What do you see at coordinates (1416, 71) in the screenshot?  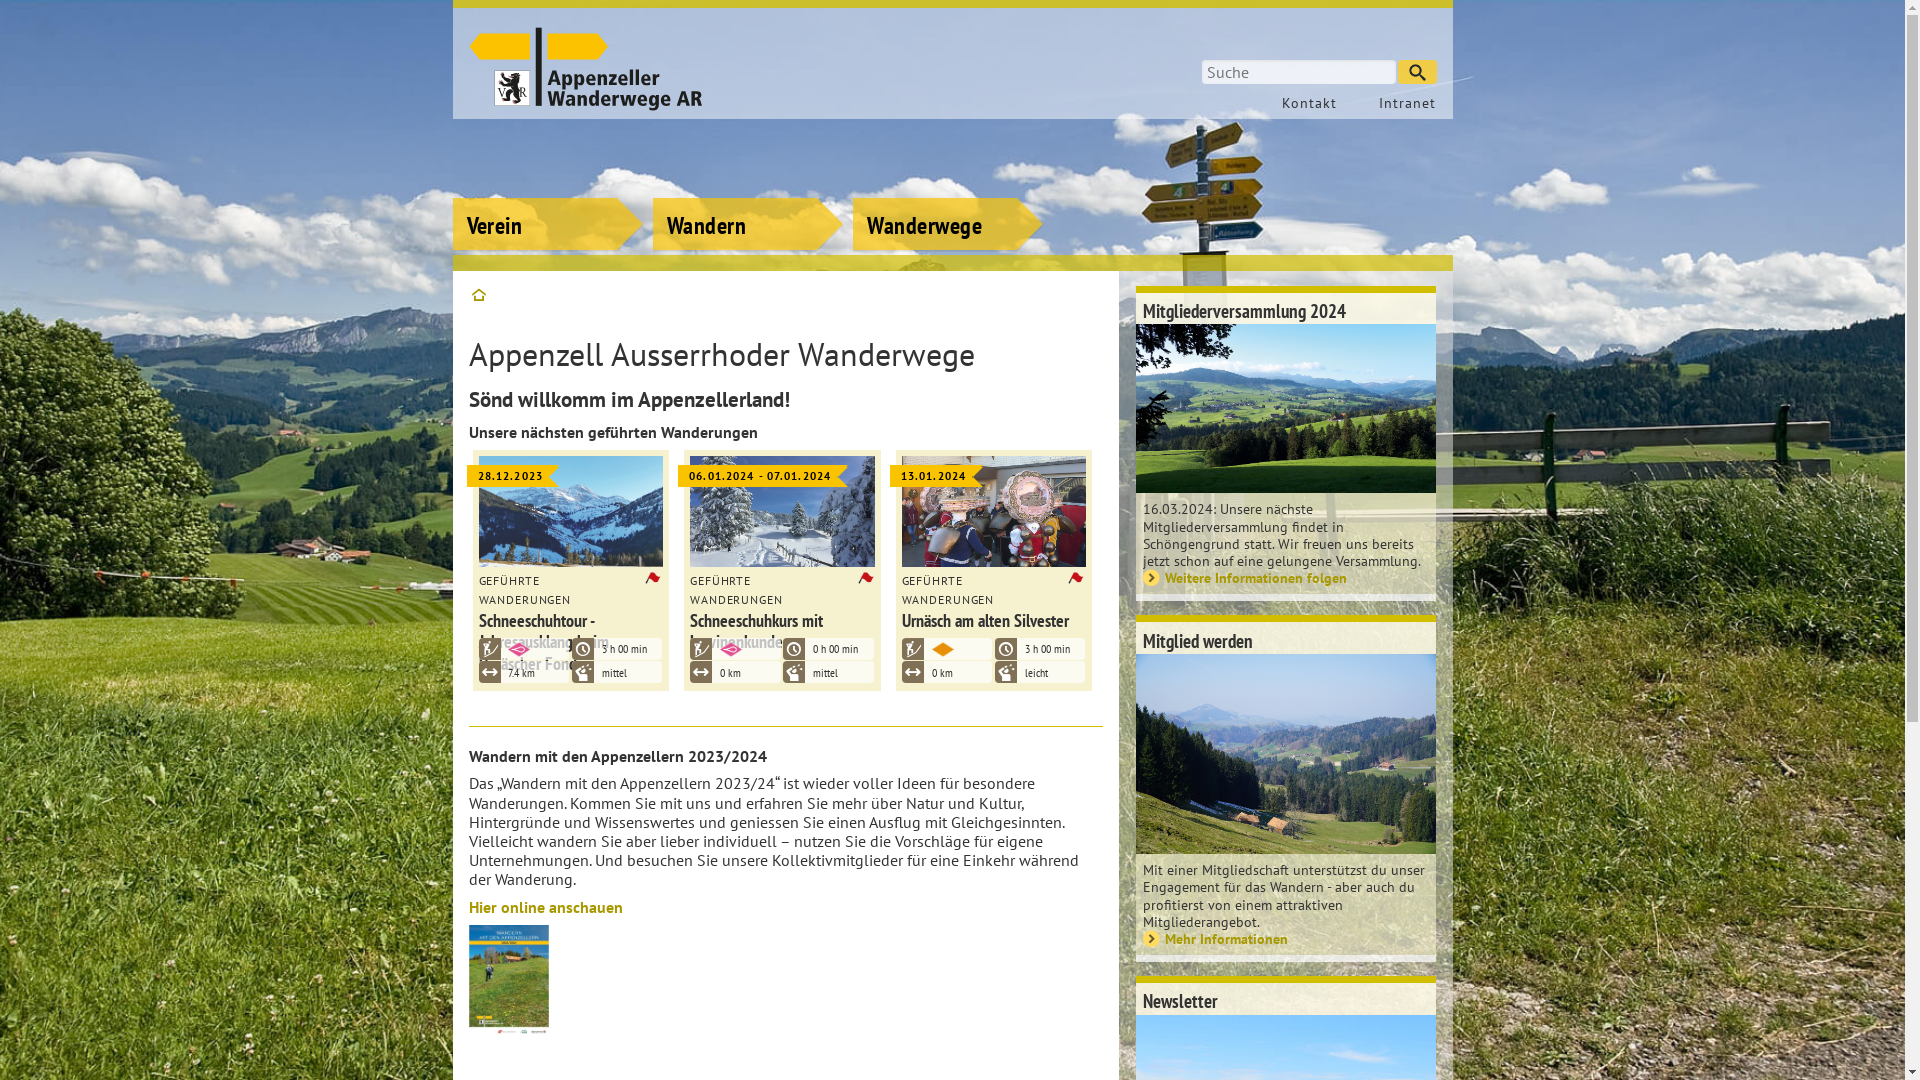 I see `'Suchen'` at bounding box center [1416, 71].